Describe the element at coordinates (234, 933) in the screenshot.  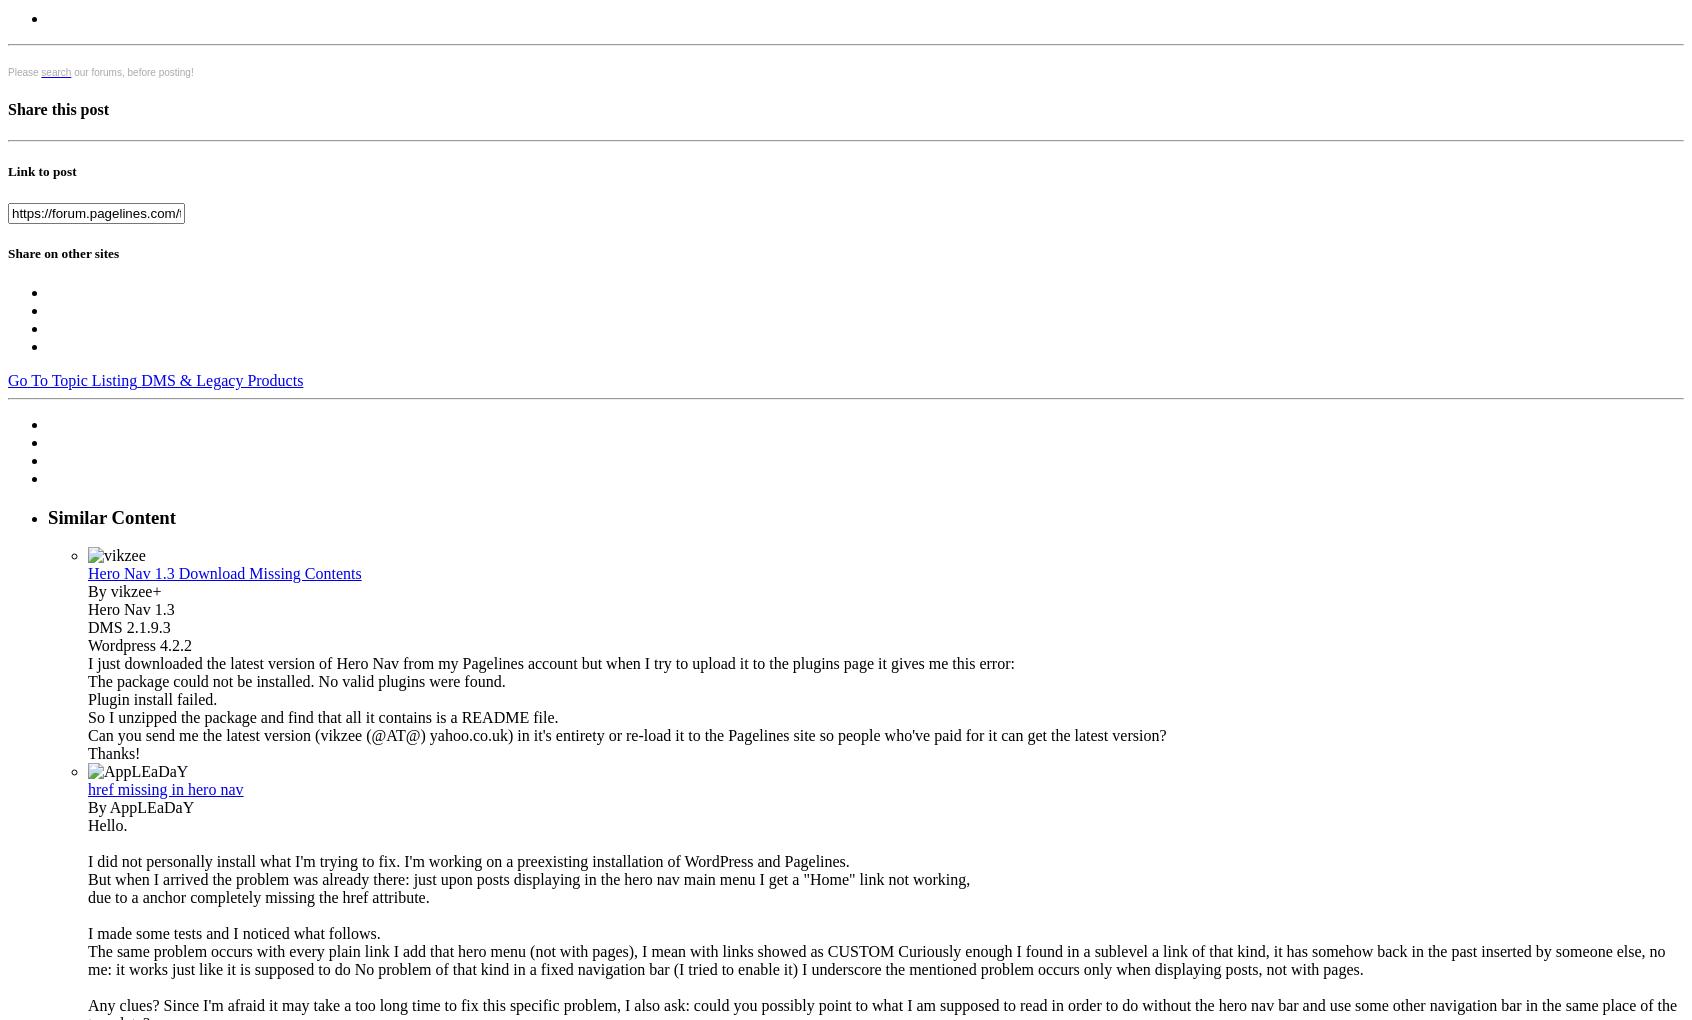
I see `'I made some tests and I noticed what follows.'` at that location.